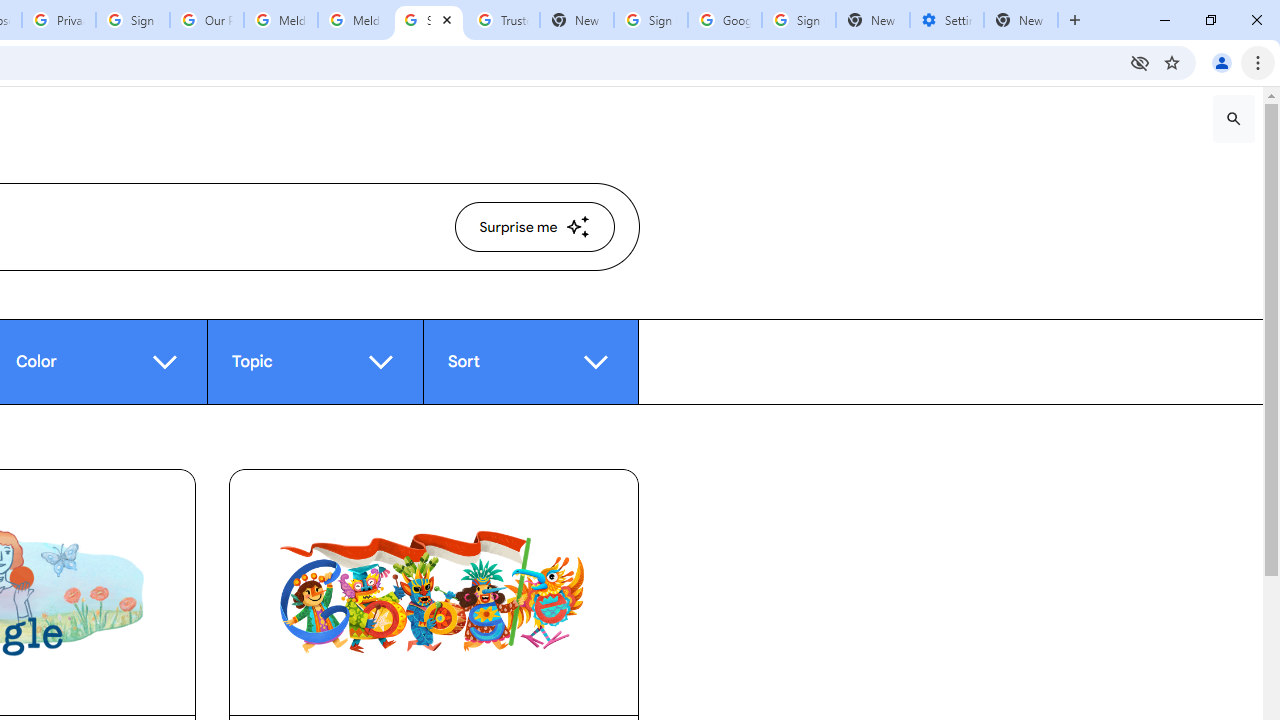 Image resolution: width=1280 pixels, height=720 pixels. I want to click on 'New Tab', so click(1021, 20).